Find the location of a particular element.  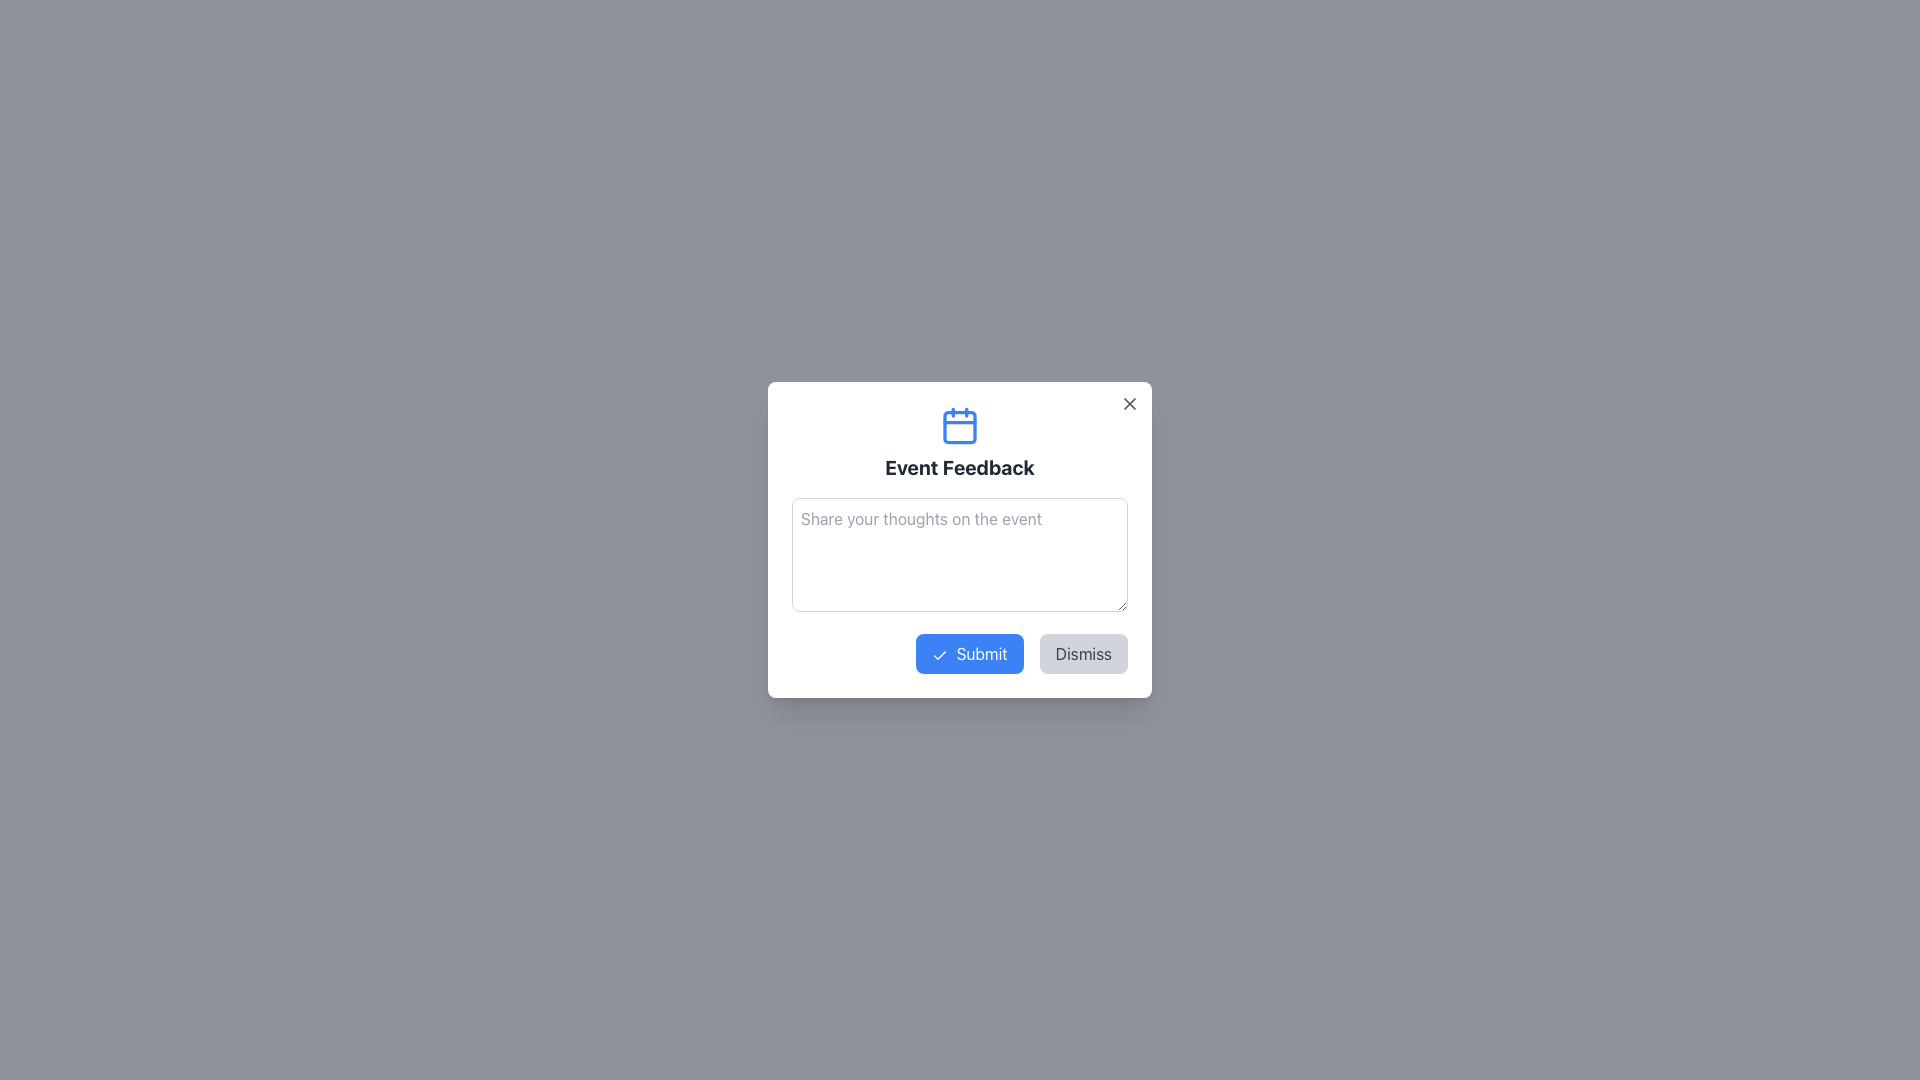

the 'Submit' button within the 'Event Feedback' dialog box, which has a blue background and white text with a checkmark icon, located at the bottom-right of the dialog is located at coordinates (960, 654).